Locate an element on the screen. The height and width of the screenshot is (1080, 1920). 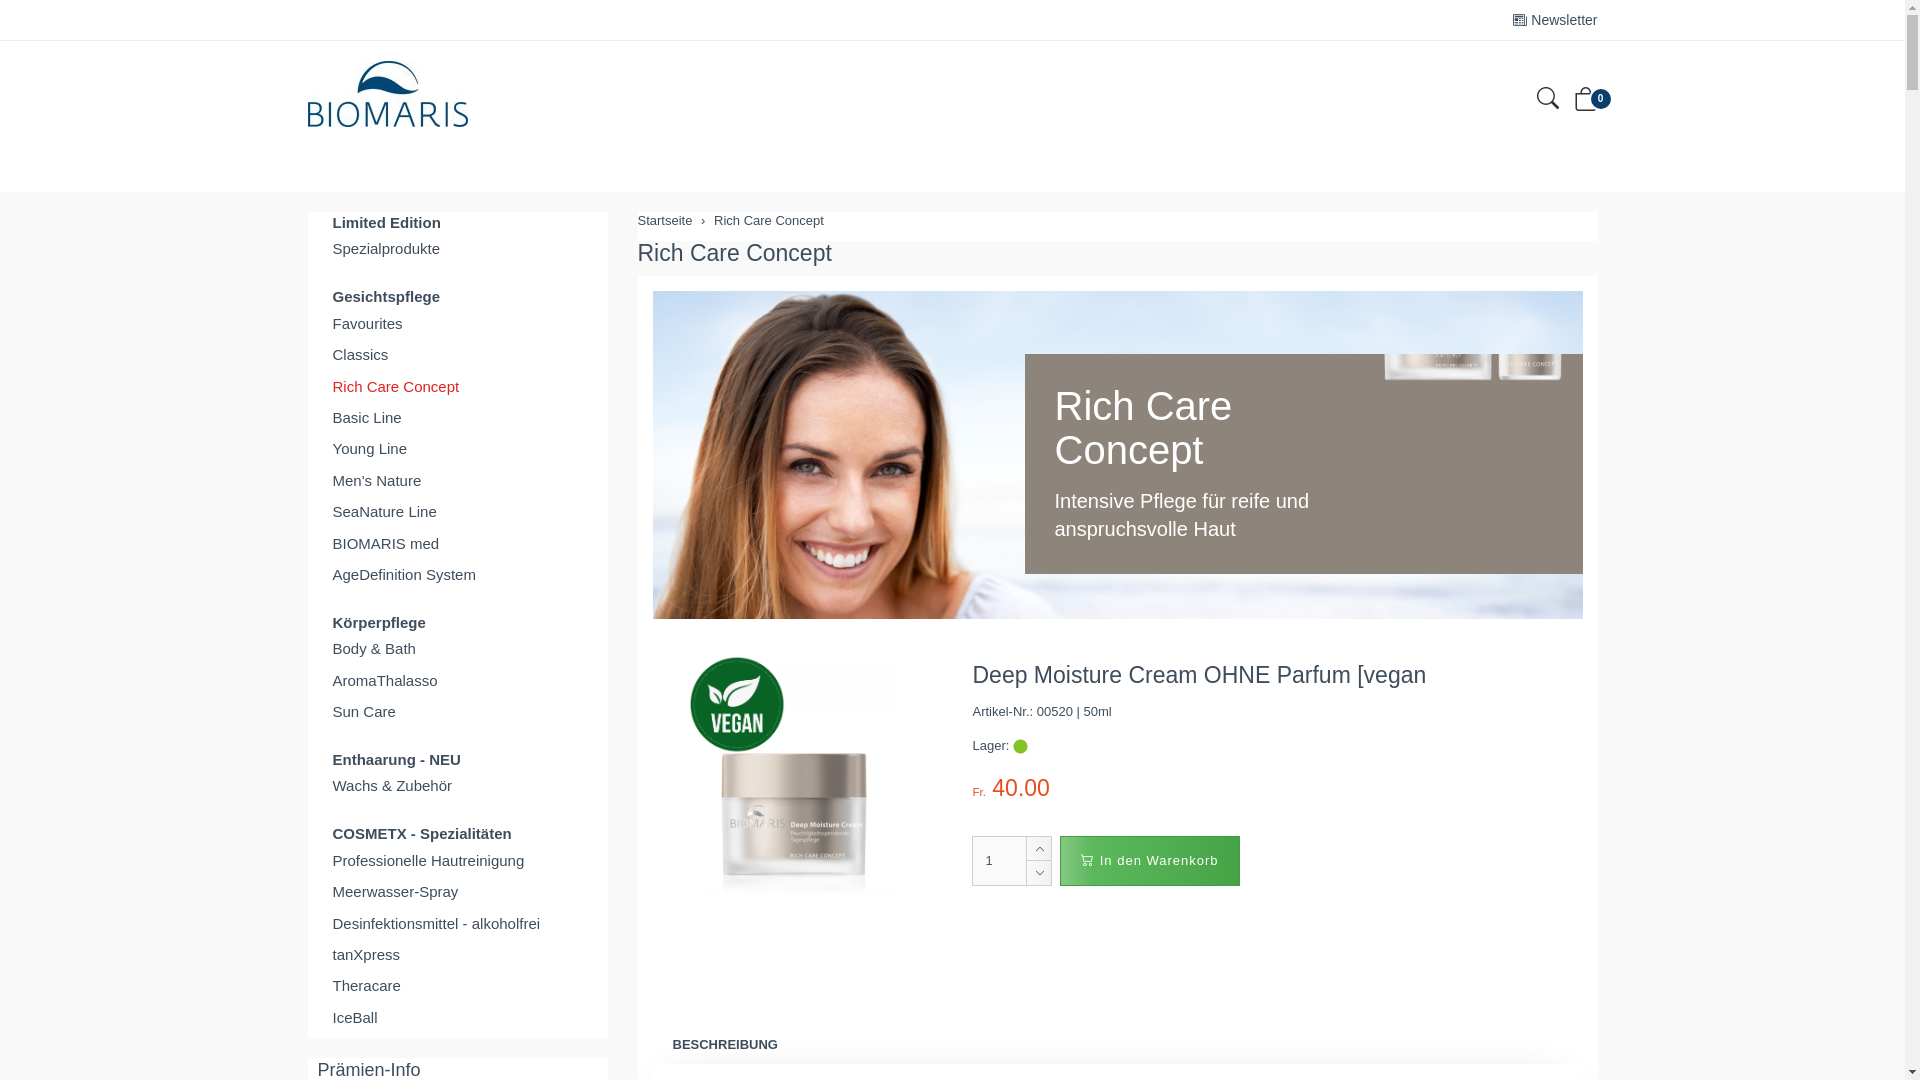
'Startseite' is located at coordinates (637, 220).